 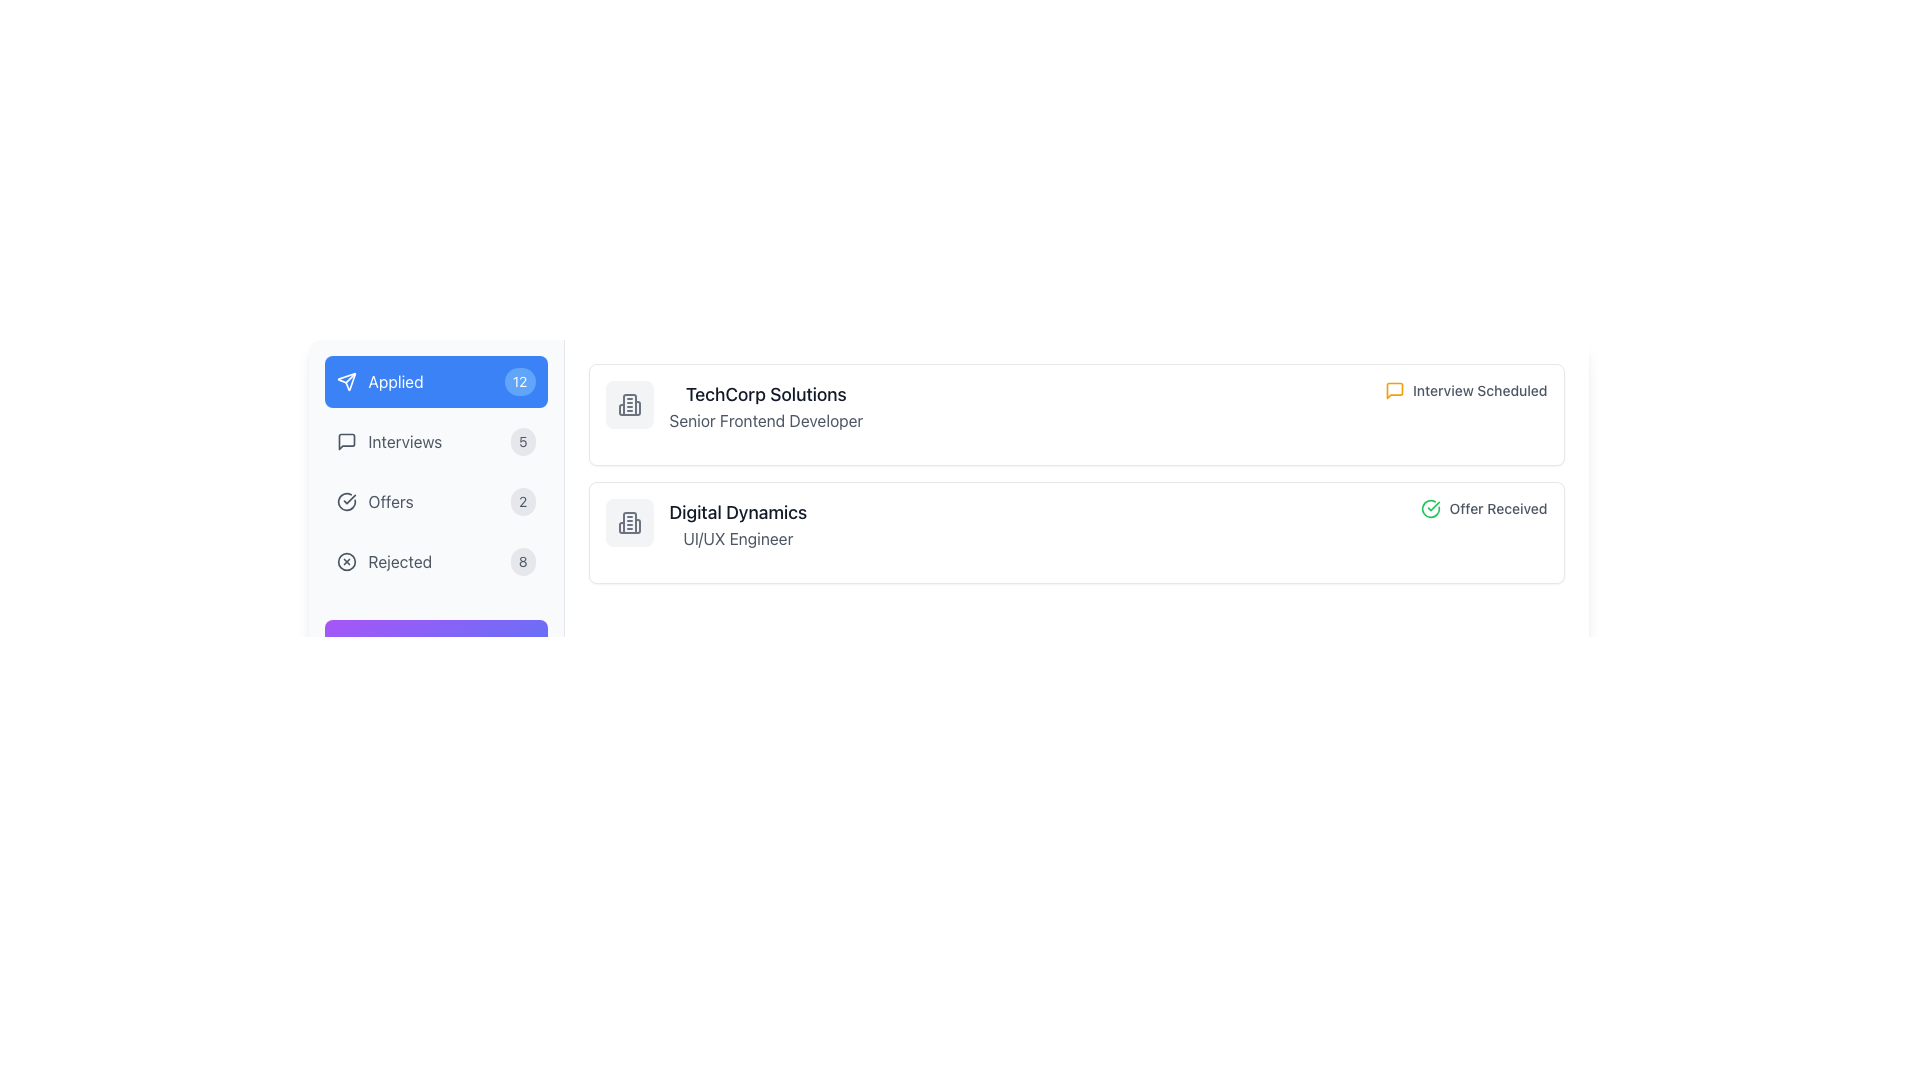 What do you see at coordinates (1394, 390) in the screenshot?
I see `the message interaction icon located in the right section of the interface, near the 'TechCorp Solutions' listing under 'Interview Scheduled'` at bounding box center [1394, 390].